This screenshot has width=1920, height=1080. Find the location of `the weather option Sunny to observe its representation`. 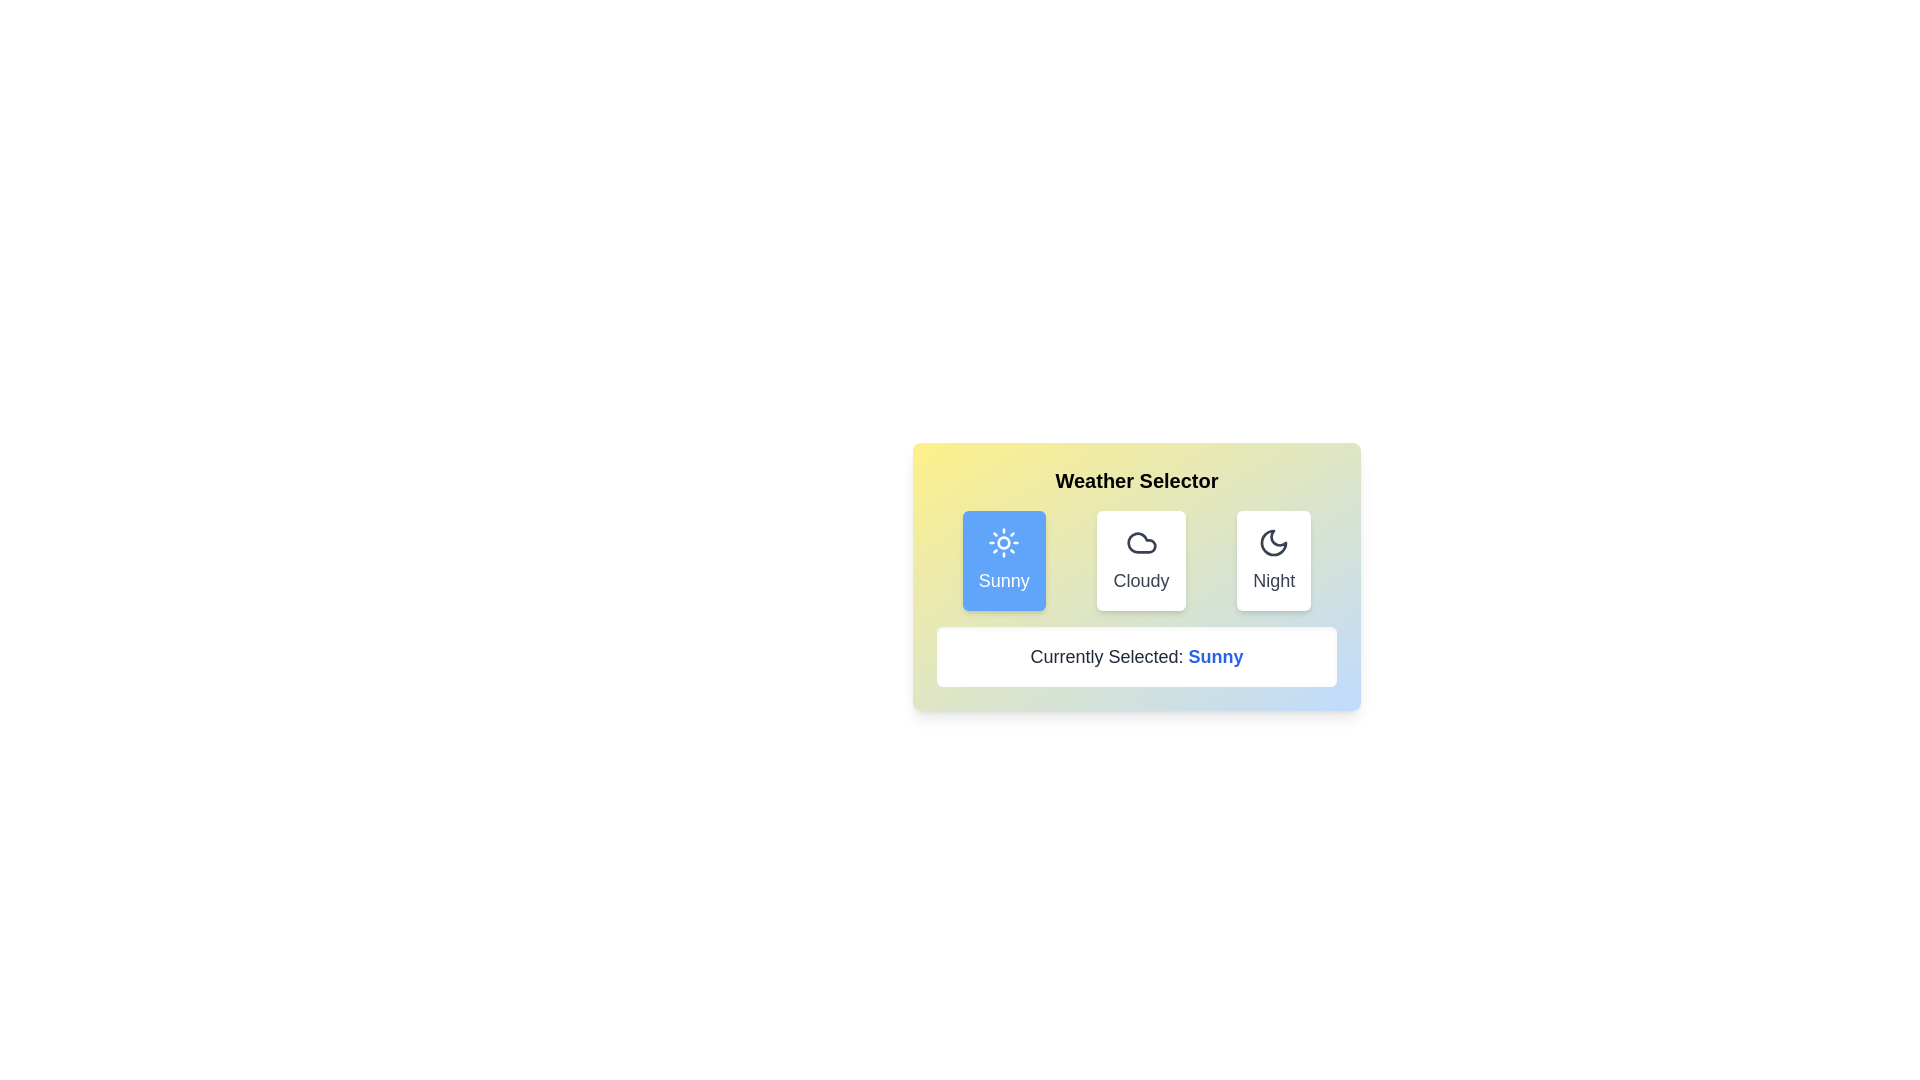

the weather option Sunny to observe its representation is located at coordinates (1003, 560).